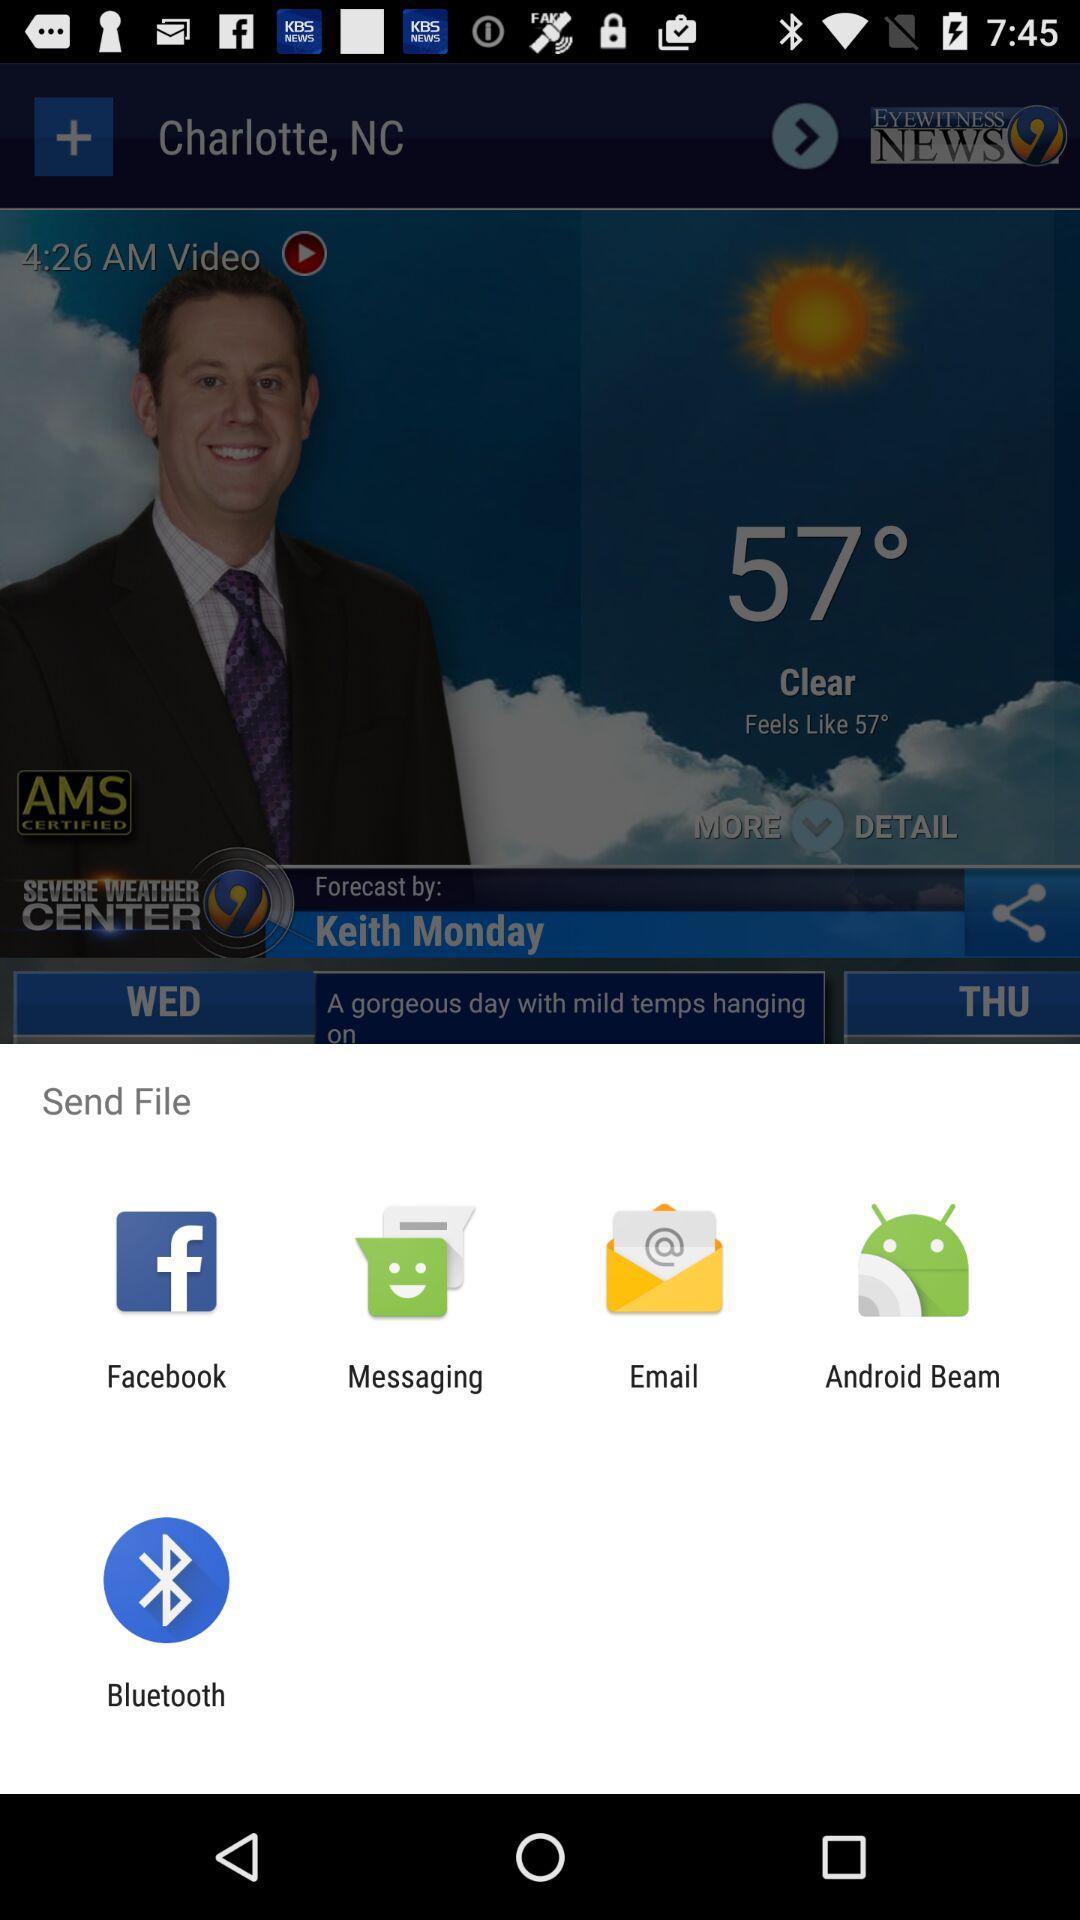 The width and height of the screenshot is (1080, 1920). Describe the element at coordinates (913, 1392) in the screenshot. I see `the android beam app` at that location.